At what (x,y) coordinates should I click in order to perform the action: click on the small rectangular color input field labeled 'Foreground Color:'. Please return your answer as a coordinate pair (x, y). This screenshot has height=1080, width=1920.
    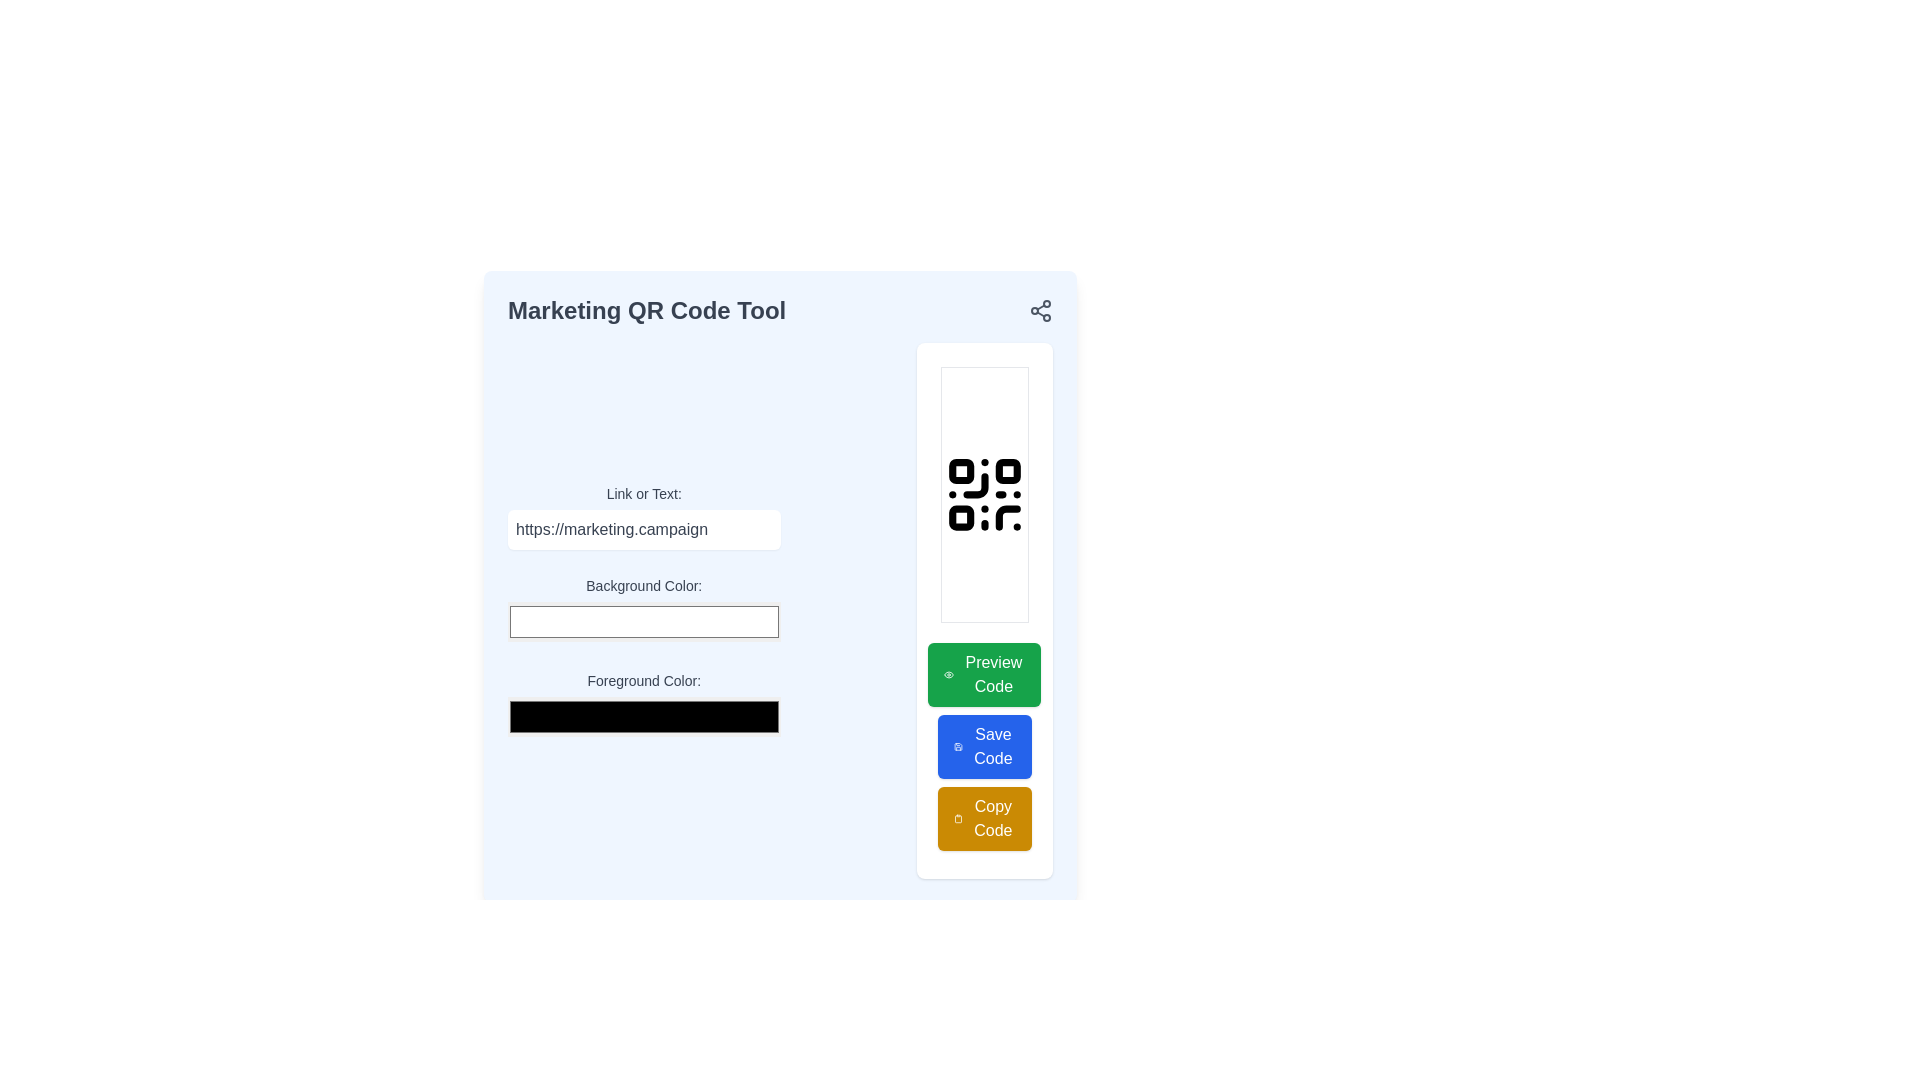
    Looking at the image, I should click on (644, 703).